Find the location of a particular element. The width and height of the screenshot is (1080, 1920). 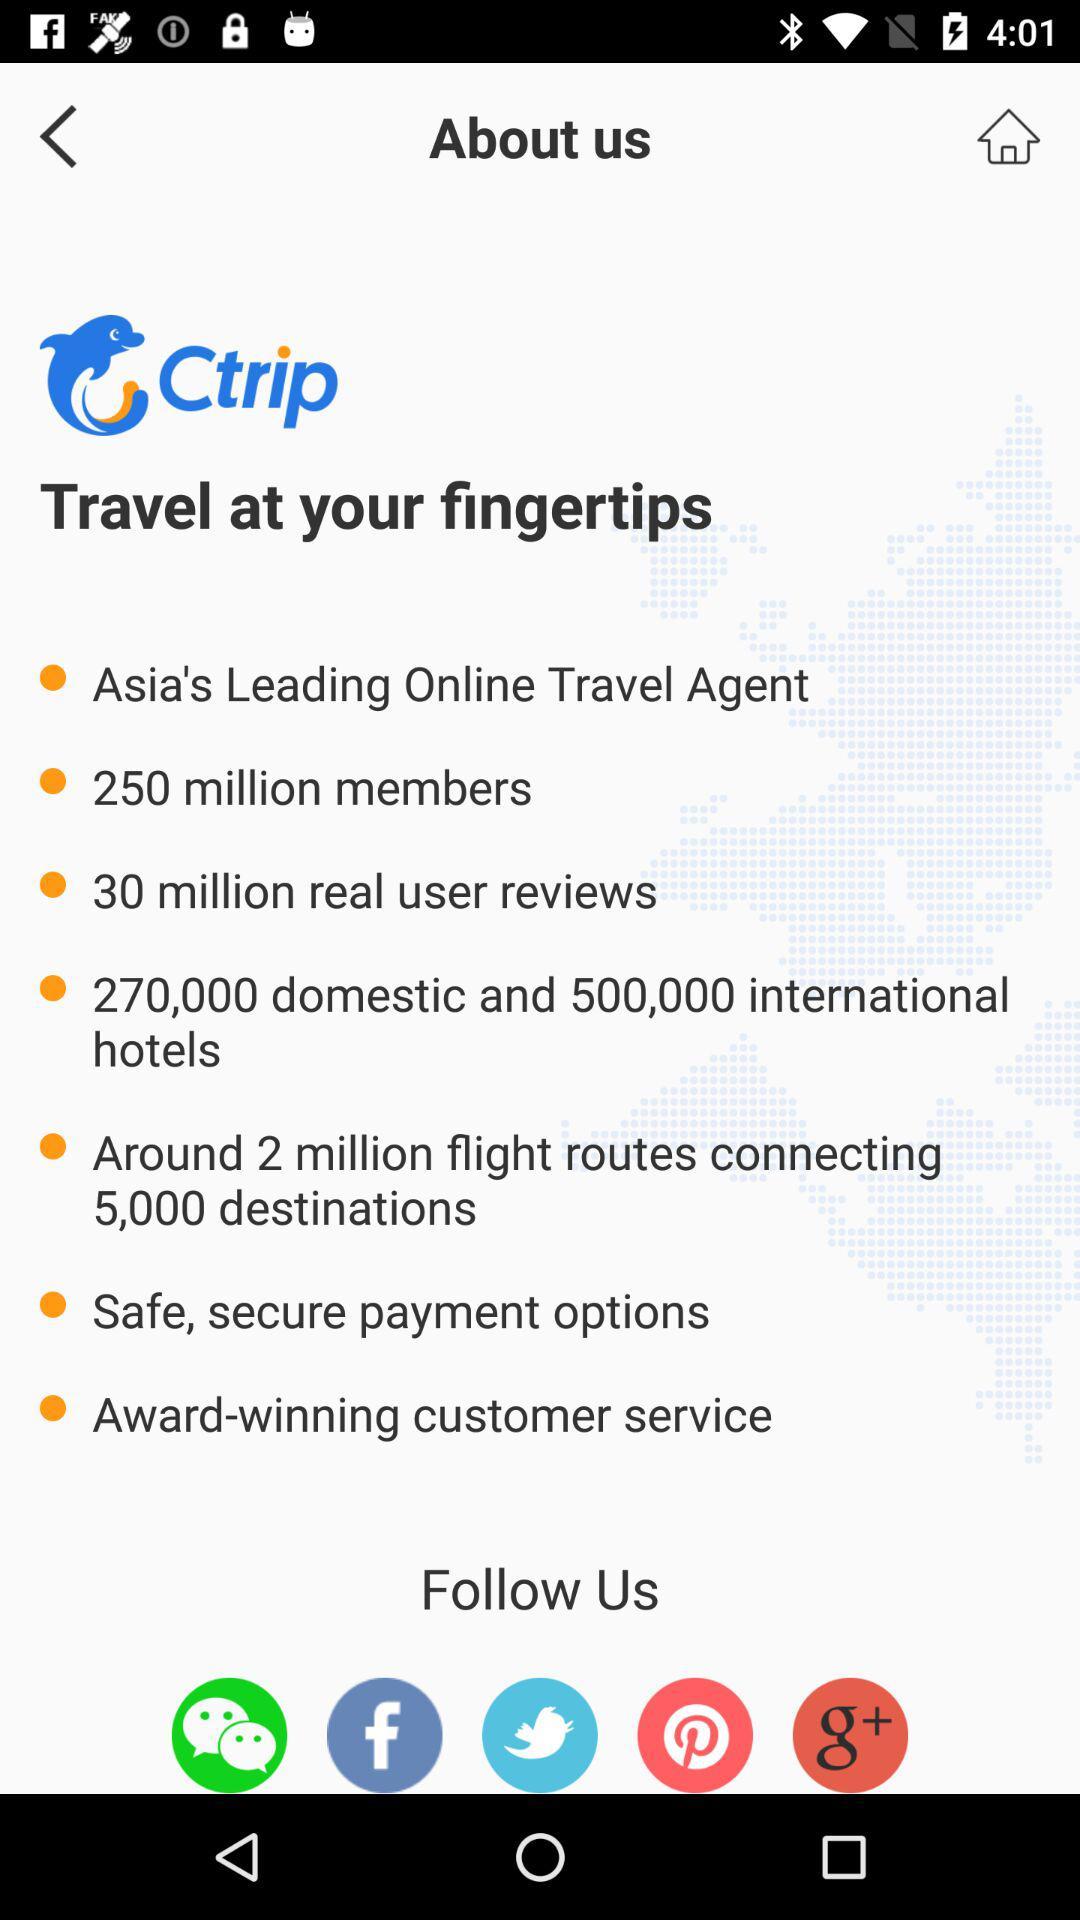

follow us on whatsapp is located at coordinates (228, 1734).